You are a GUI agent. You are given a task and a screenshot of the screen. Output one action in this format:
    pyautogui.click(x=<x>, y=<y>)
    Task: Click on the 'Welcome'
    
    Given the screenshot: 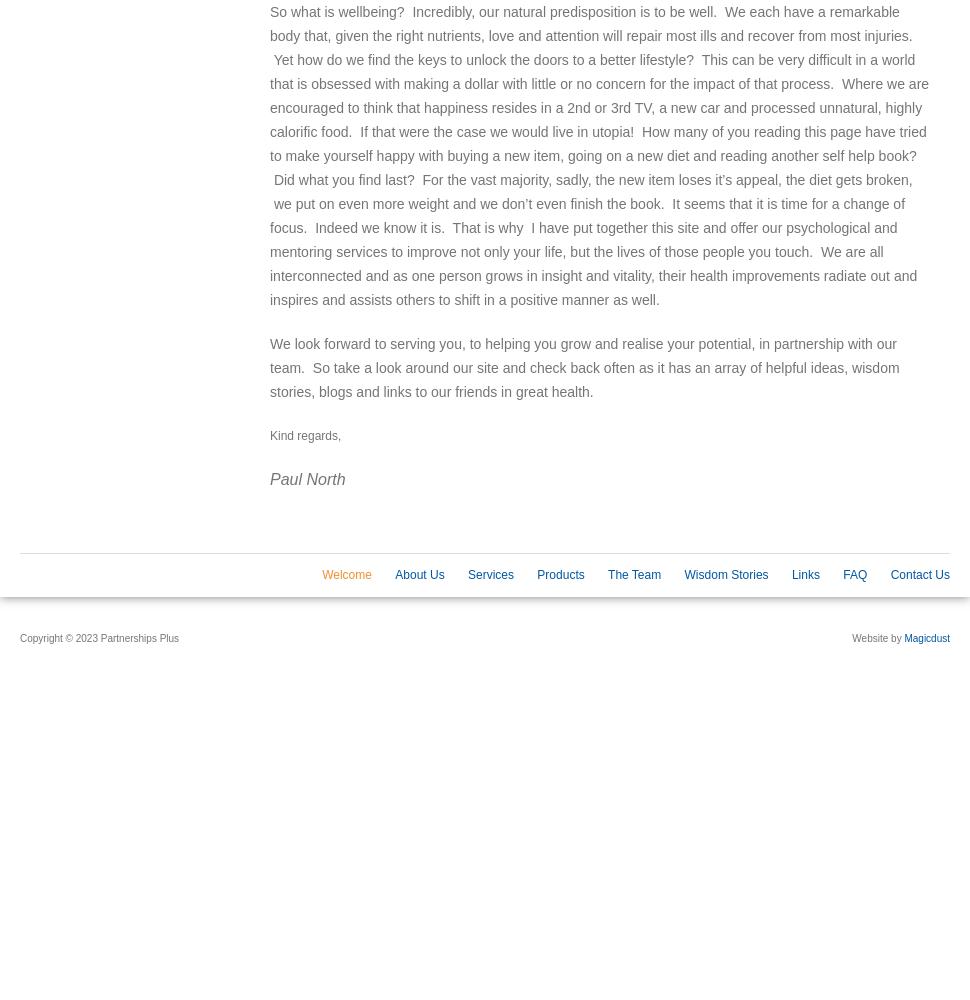 What is the action you would take?
    pyautogui.click(x=322, y=574)
    